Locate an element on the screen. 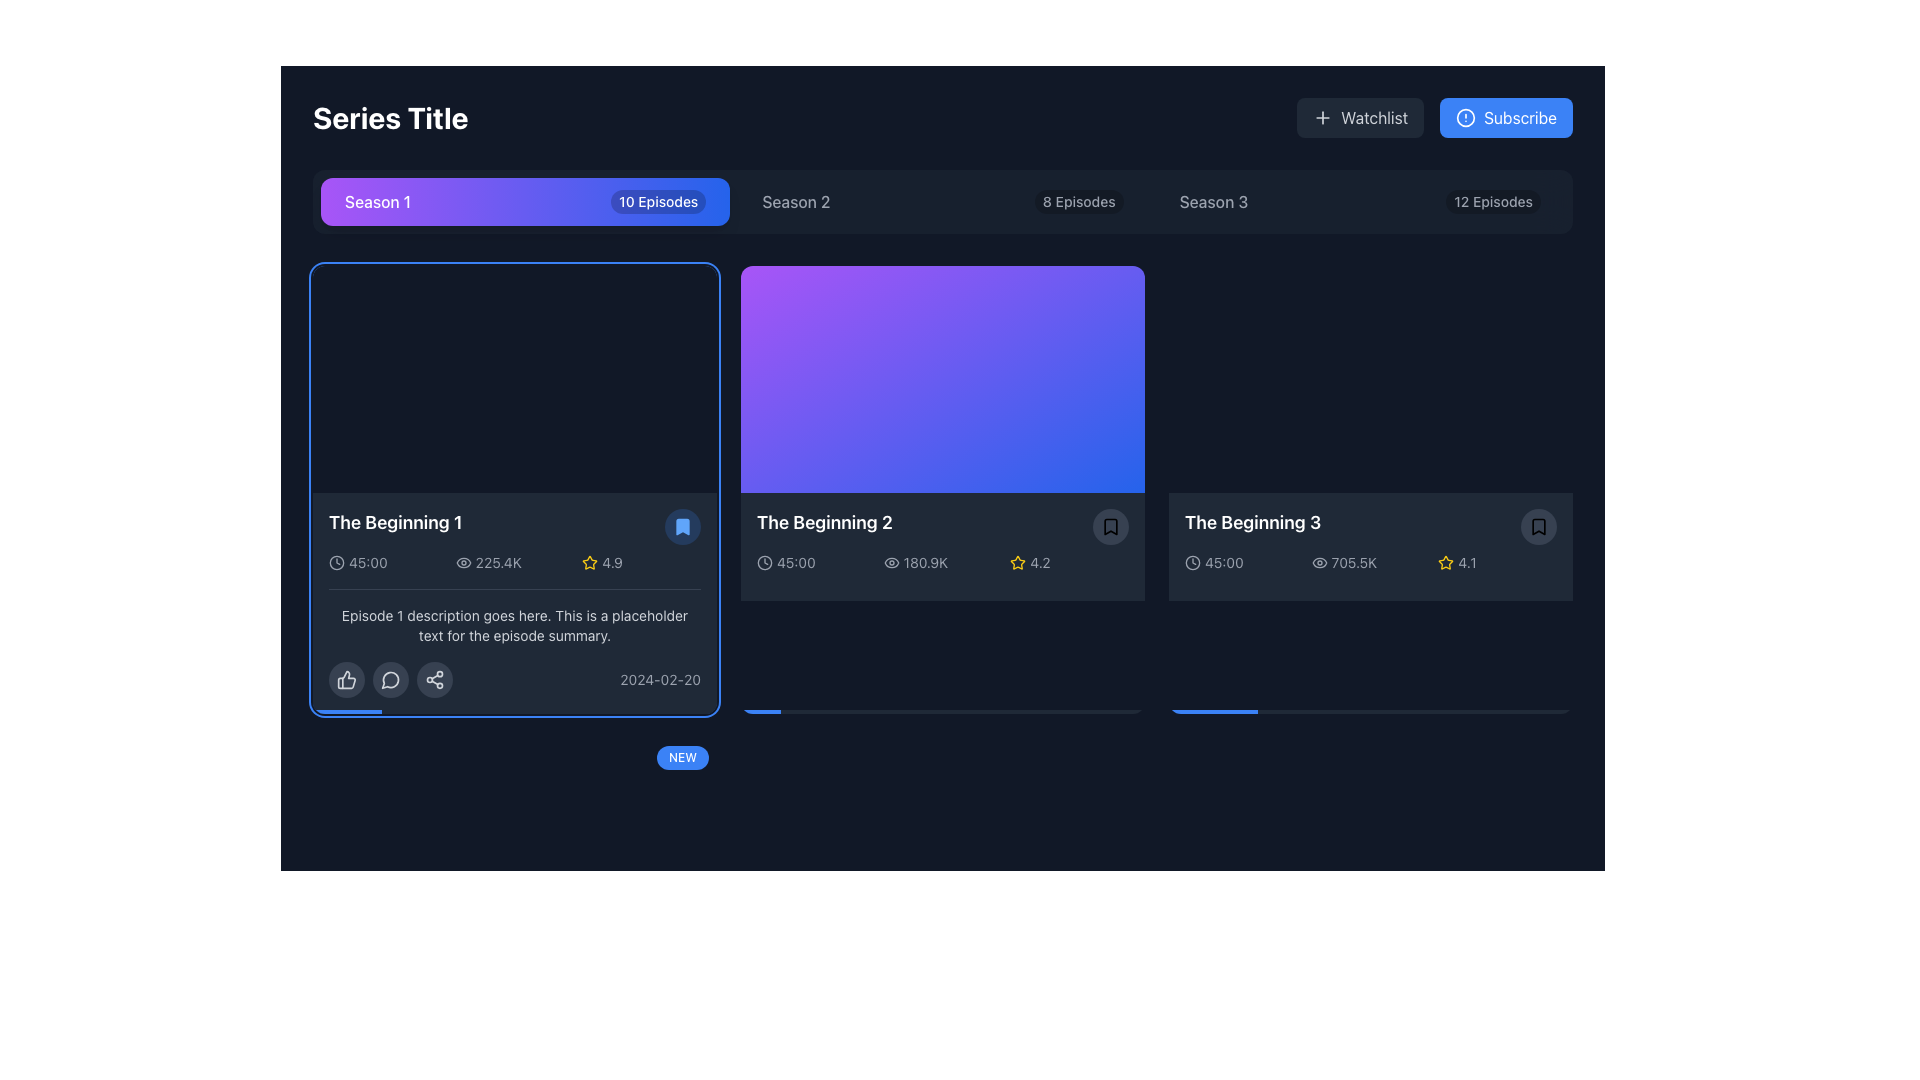 The width and height of the screenshot is (1920, 1080). the star rating icon located in the rating section of the card labeled 'The Beginning 3', positioned to the left of the numerical rating value is located at coordinates (1446, 562).